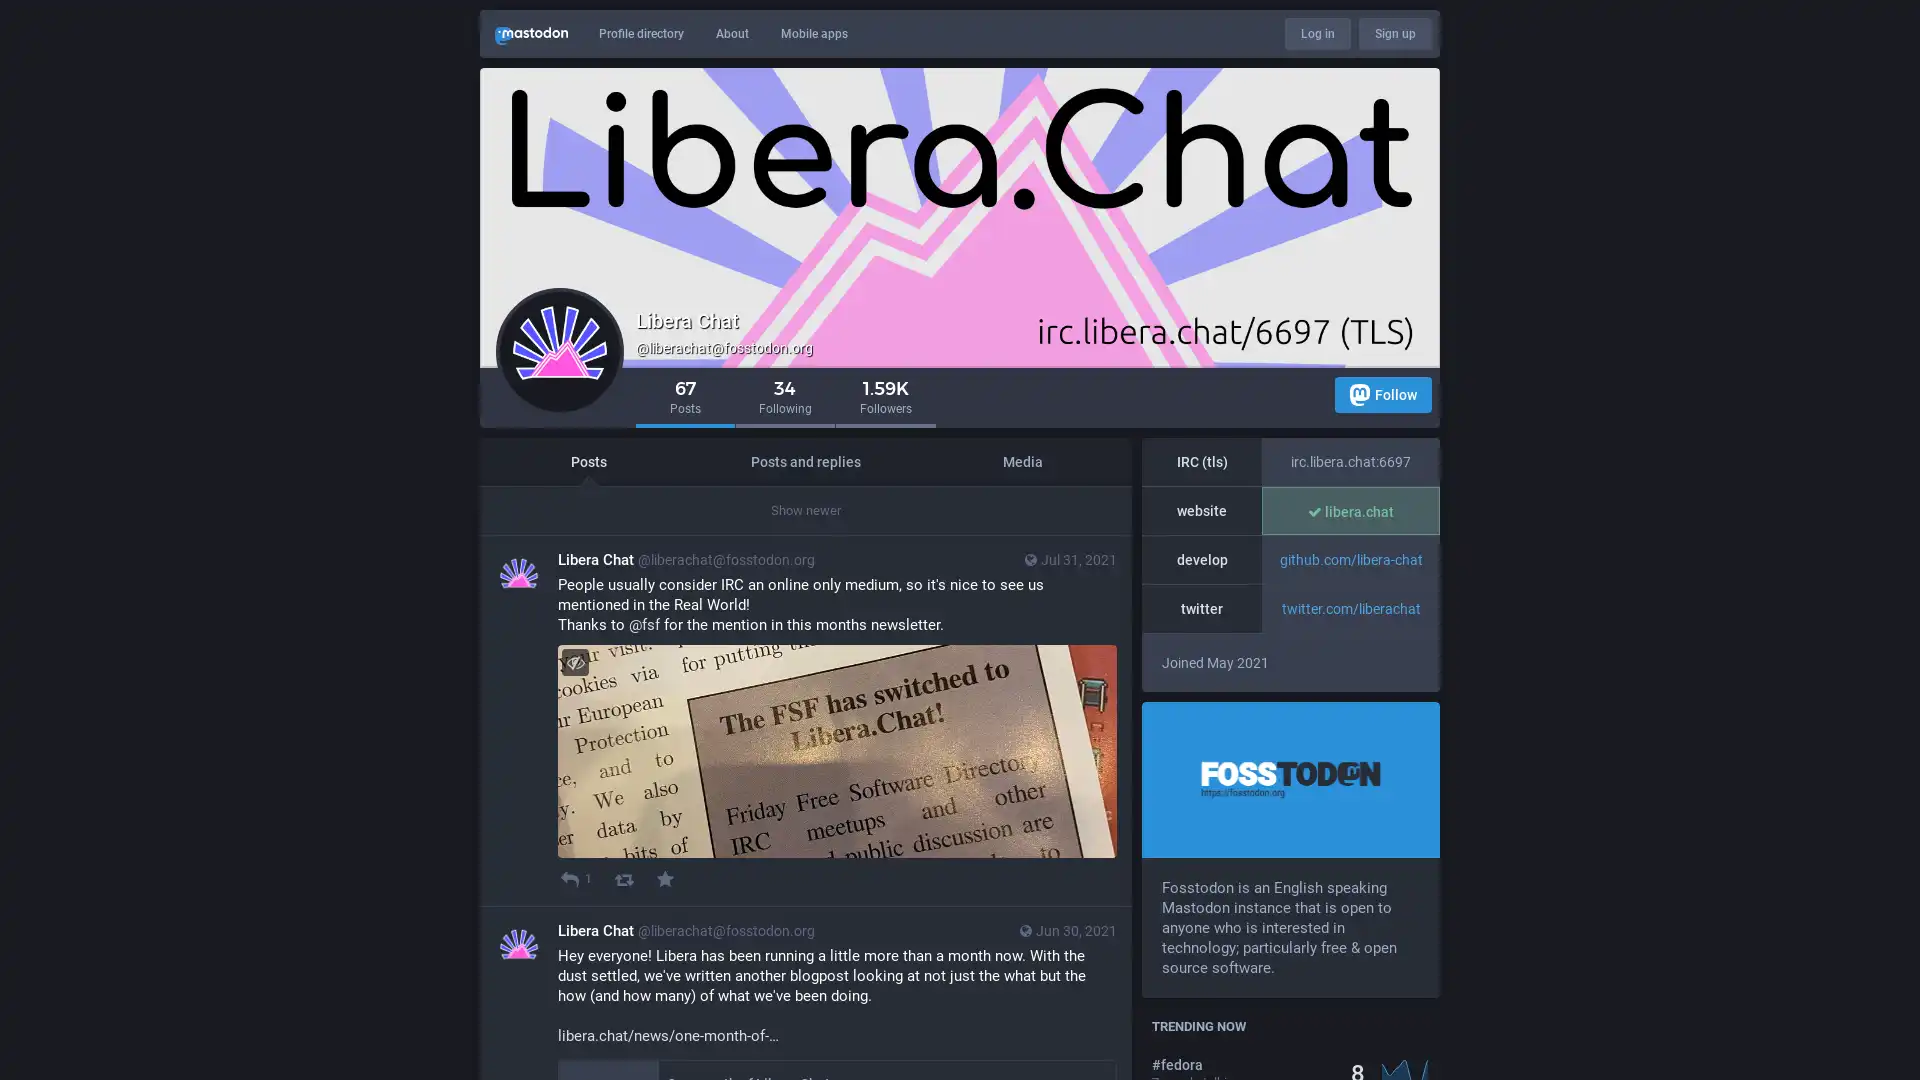 This screenshot has height=1080, width=1920. I want to click on Hide image, so click(574, 662).